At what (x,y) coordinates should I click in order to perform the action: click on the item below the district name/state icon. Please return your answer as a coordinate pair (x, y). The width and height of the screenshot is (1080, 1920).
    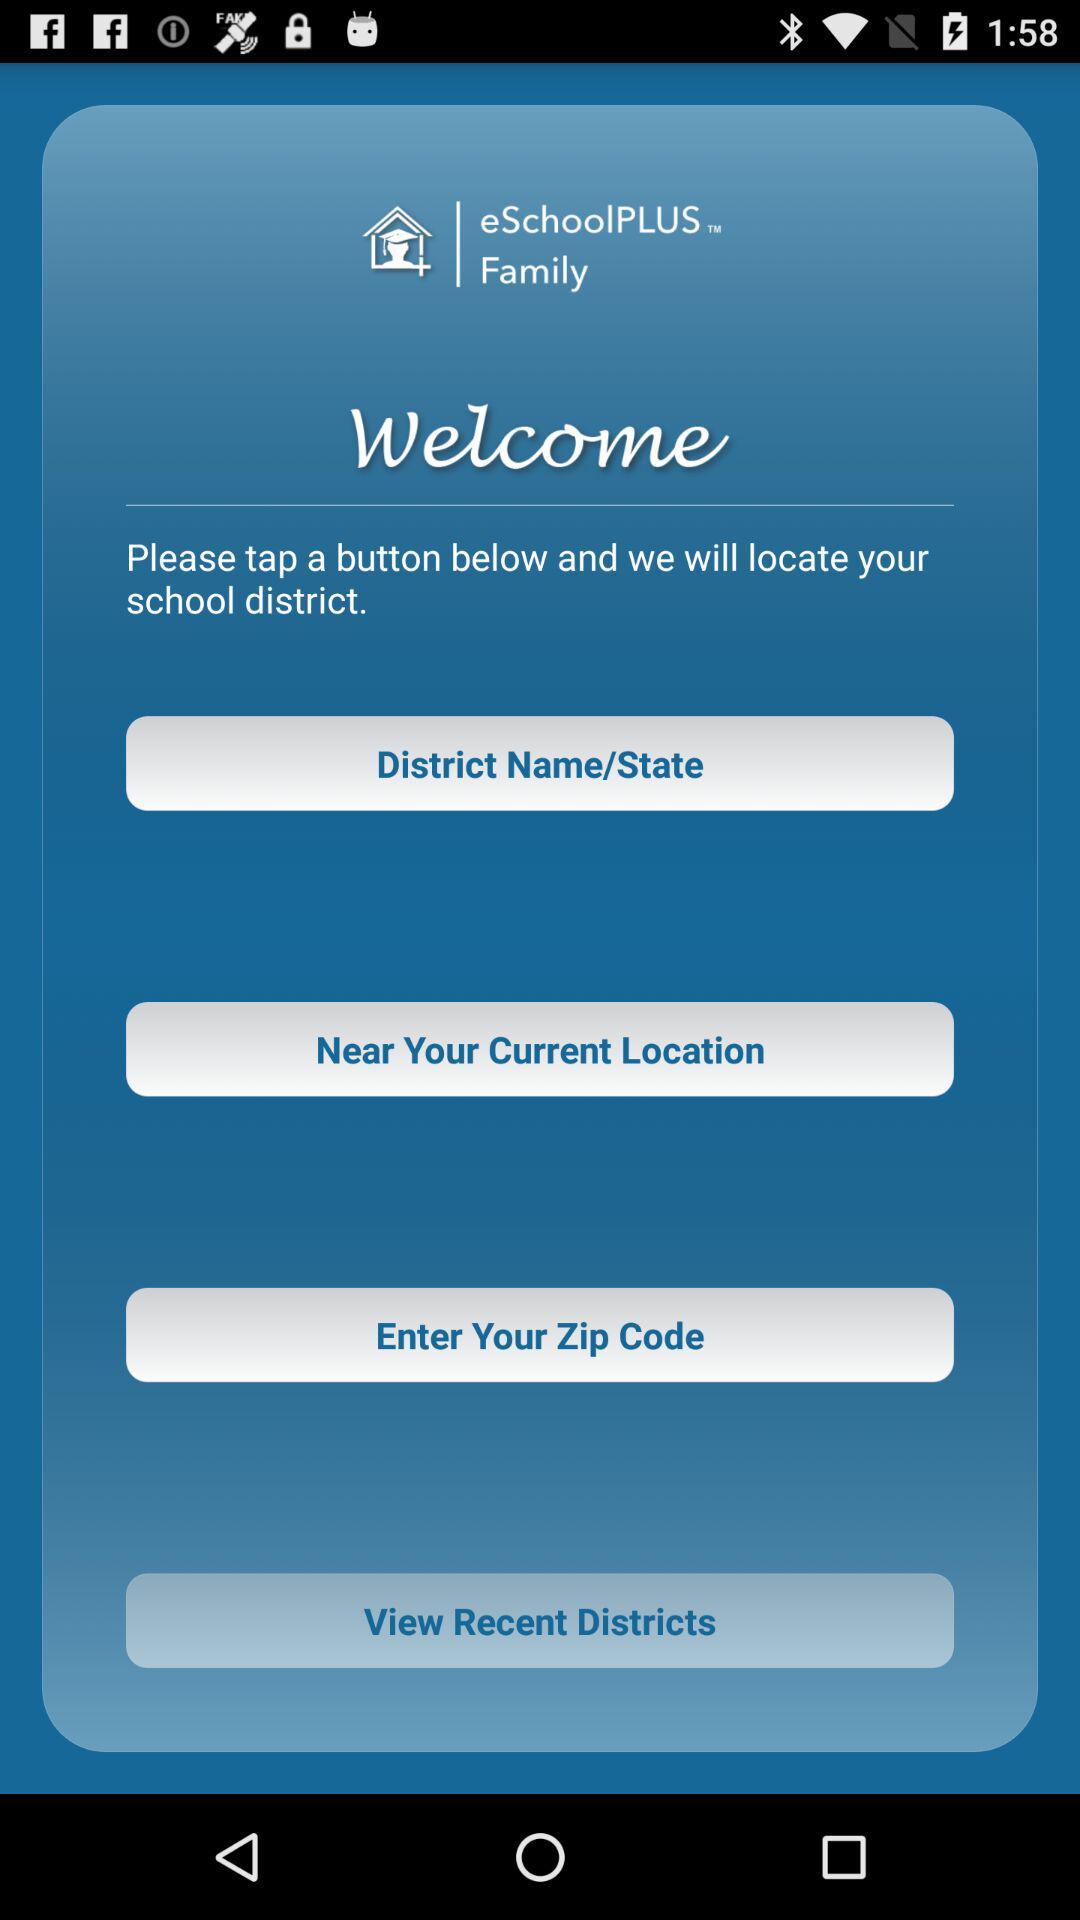
    Looking at the image, I should click on (540, 1048).